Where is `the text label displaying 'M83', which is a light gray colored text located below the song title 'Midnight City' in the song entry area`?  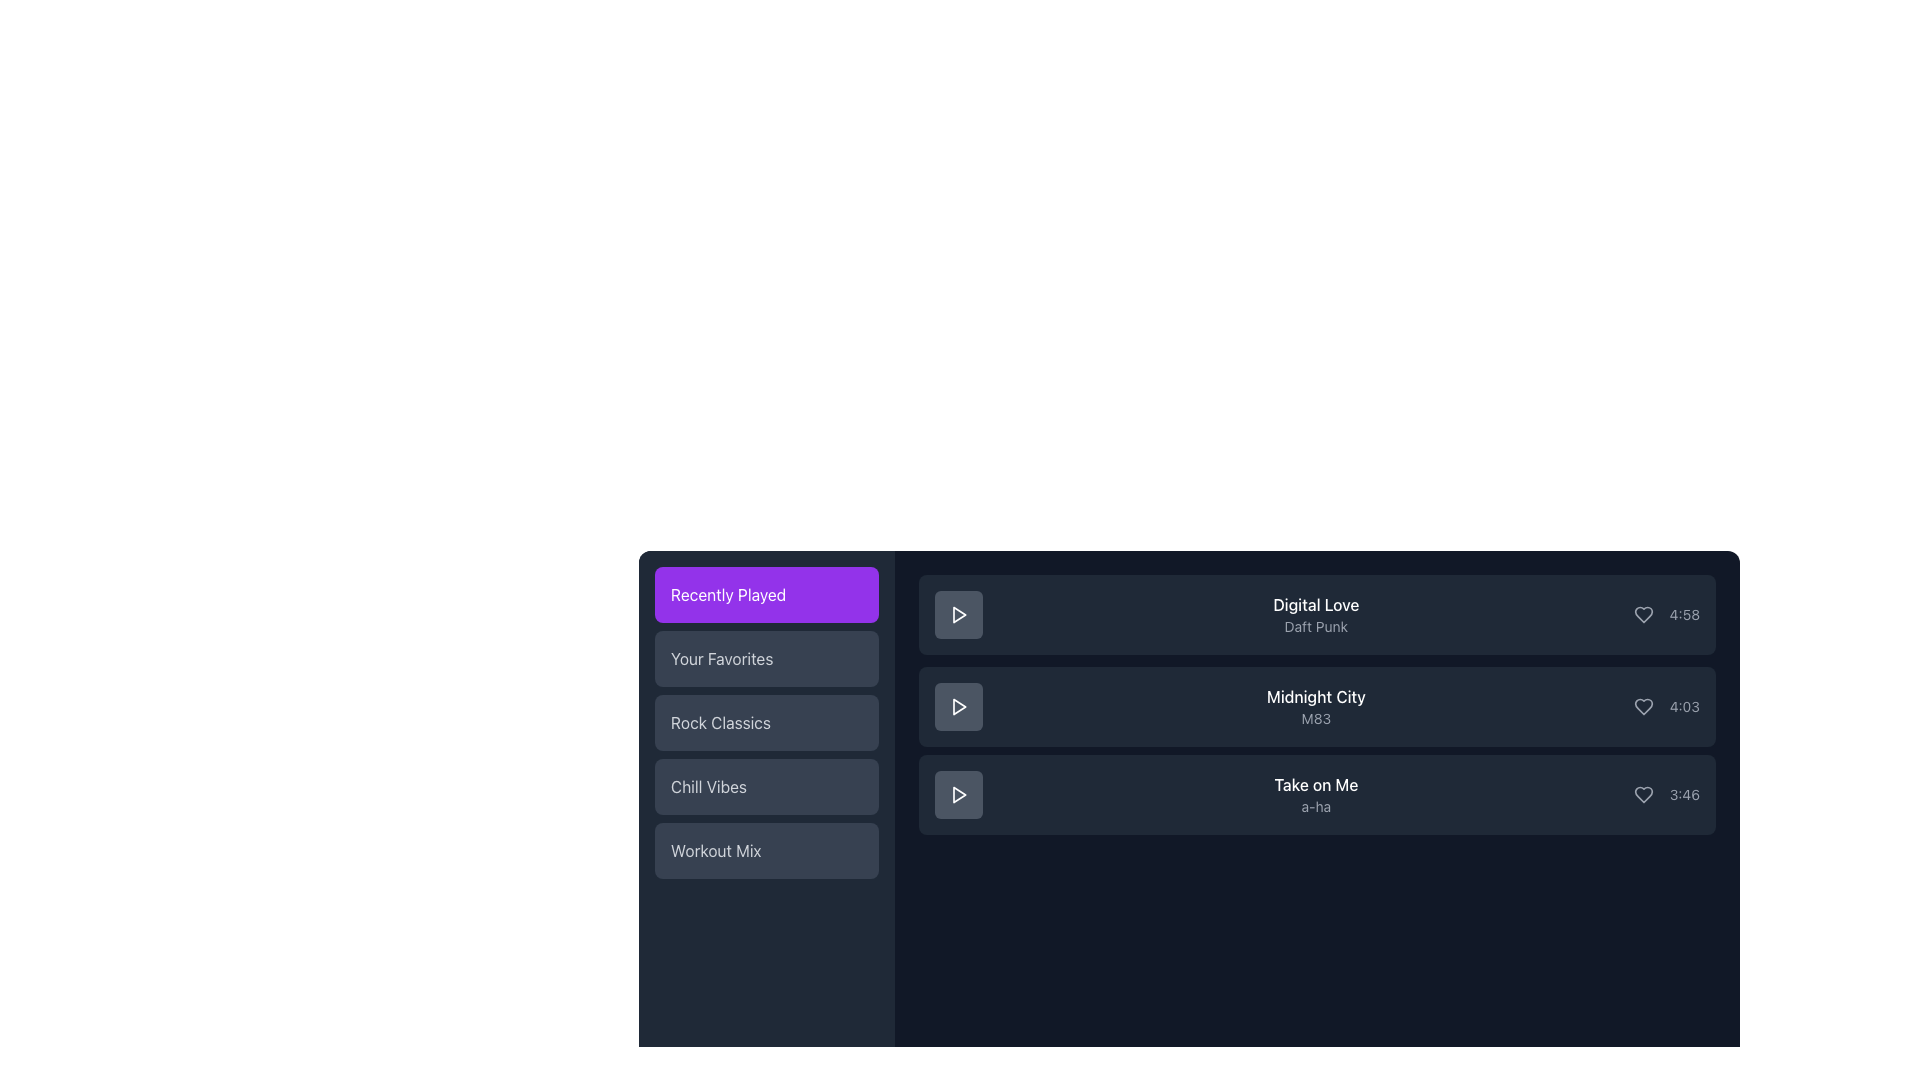
the text label displaying 'M83', which is a light gray colored text located below the song title 'Midnight City' in the song entry area is located at coordinates (1316, 717).